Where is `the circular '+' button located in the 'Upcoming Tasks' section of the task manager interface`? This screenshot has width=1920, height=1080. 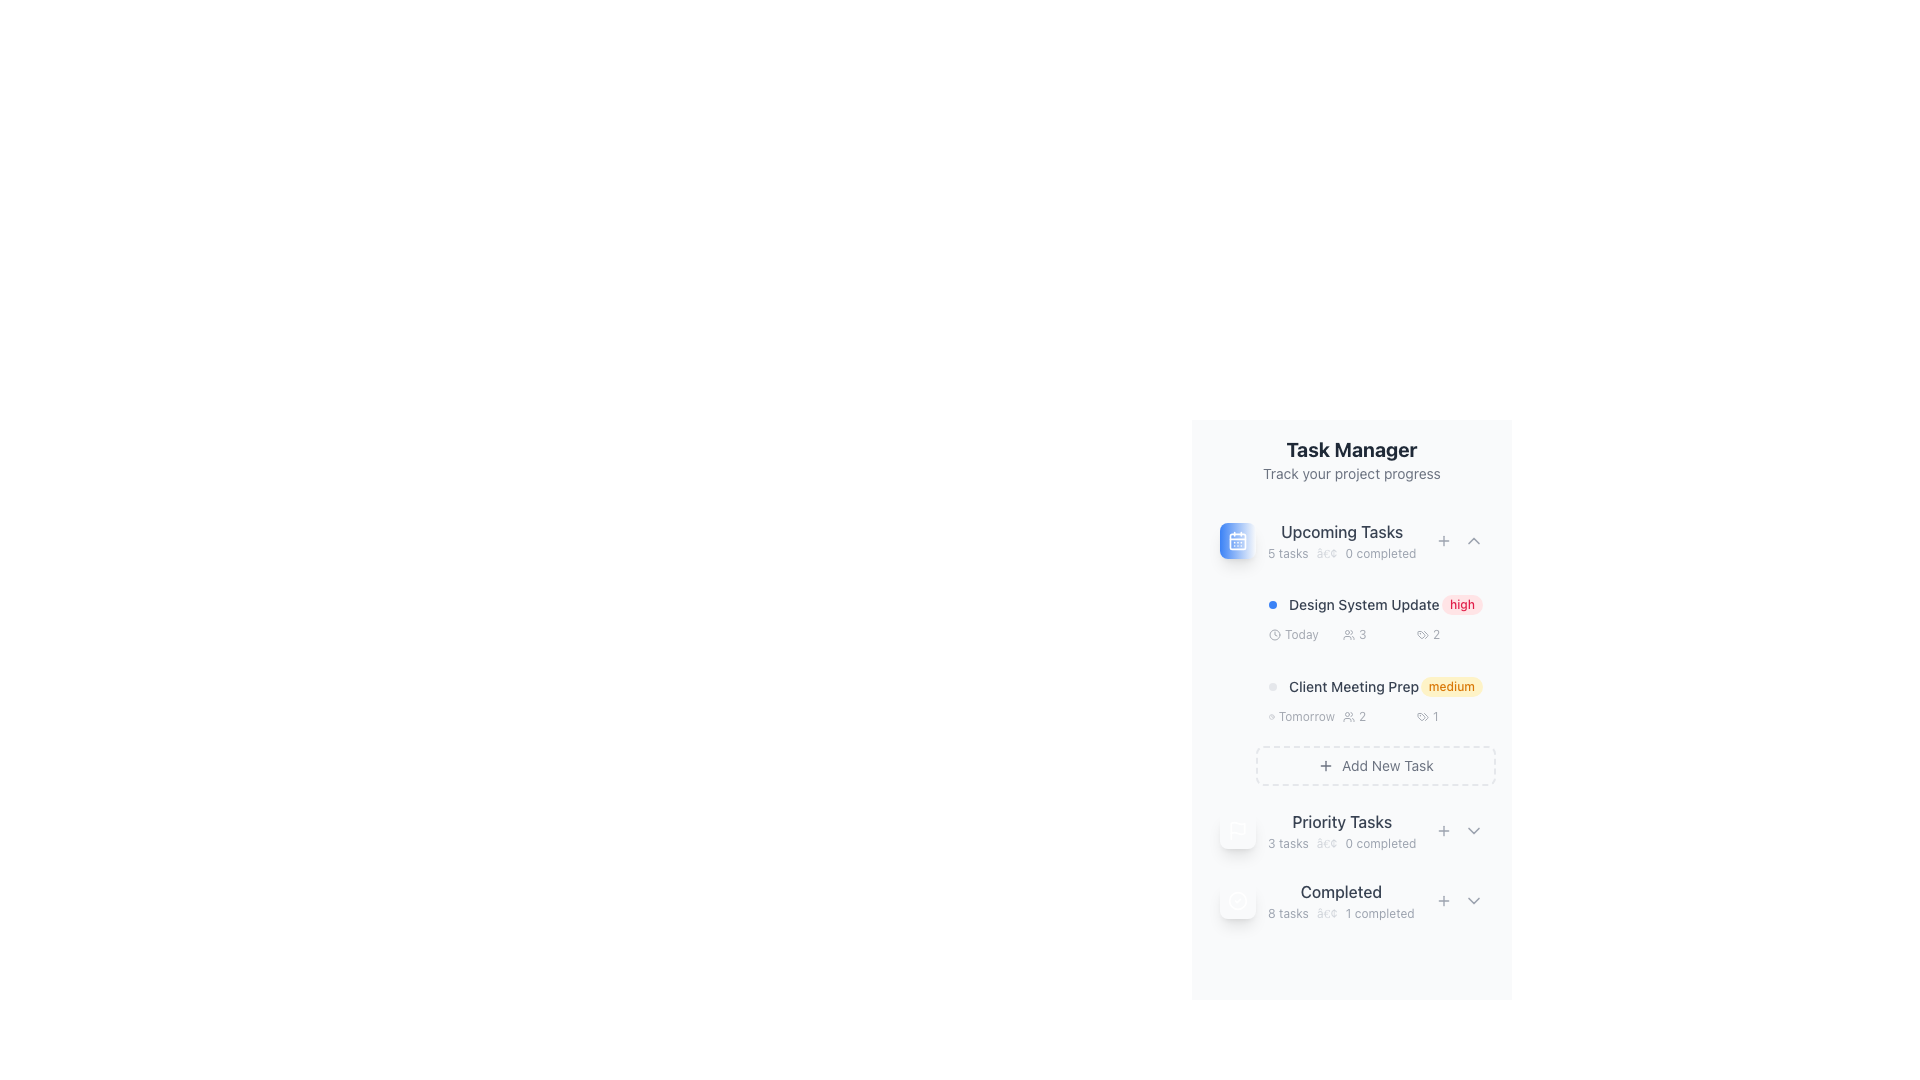 the circular '+' button located in the 'Upcoming Tasks' section of the task manager interface is located at coordinates (1444, 540).